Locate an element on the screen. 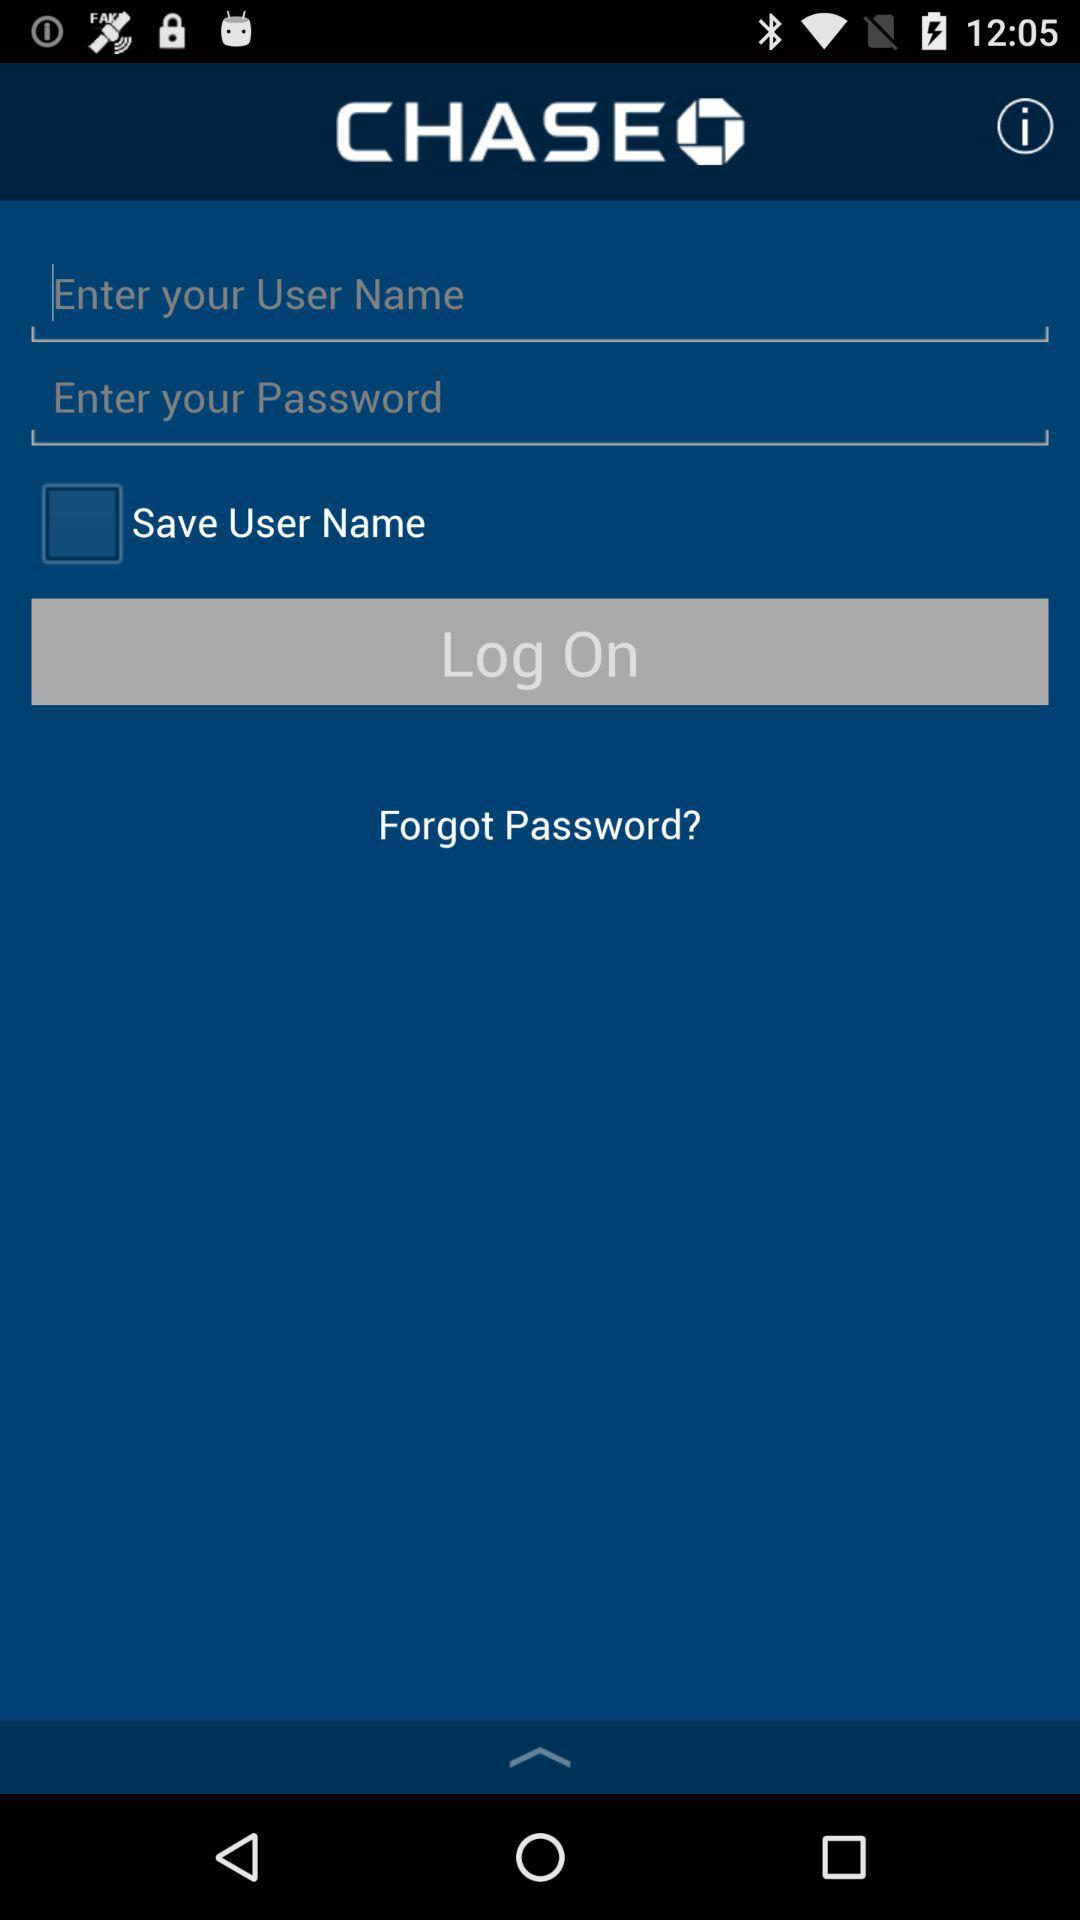 The image size is (1080, 1920). the info icon is located at coordinates (1025, 134).